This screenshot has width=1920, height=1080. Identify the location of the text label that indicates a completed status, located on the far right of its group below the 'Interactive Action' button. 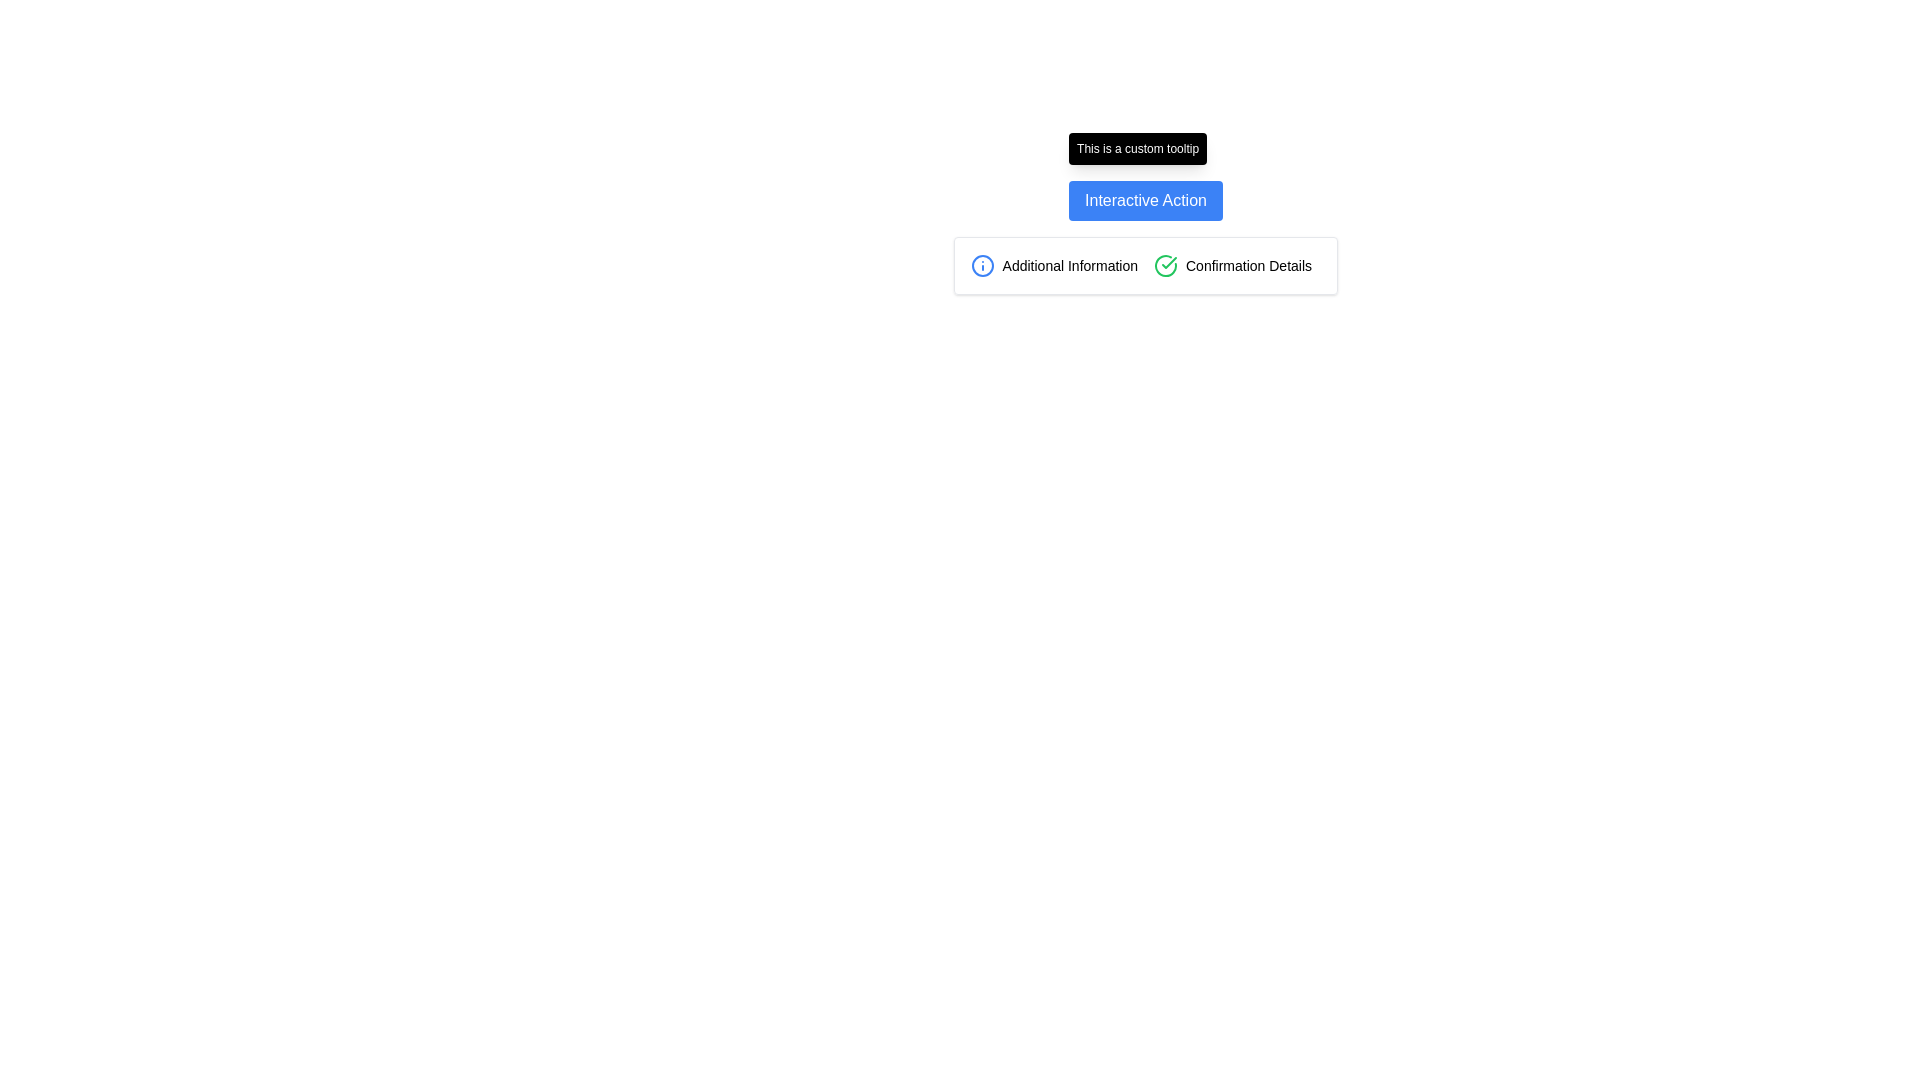
(1247, 265).